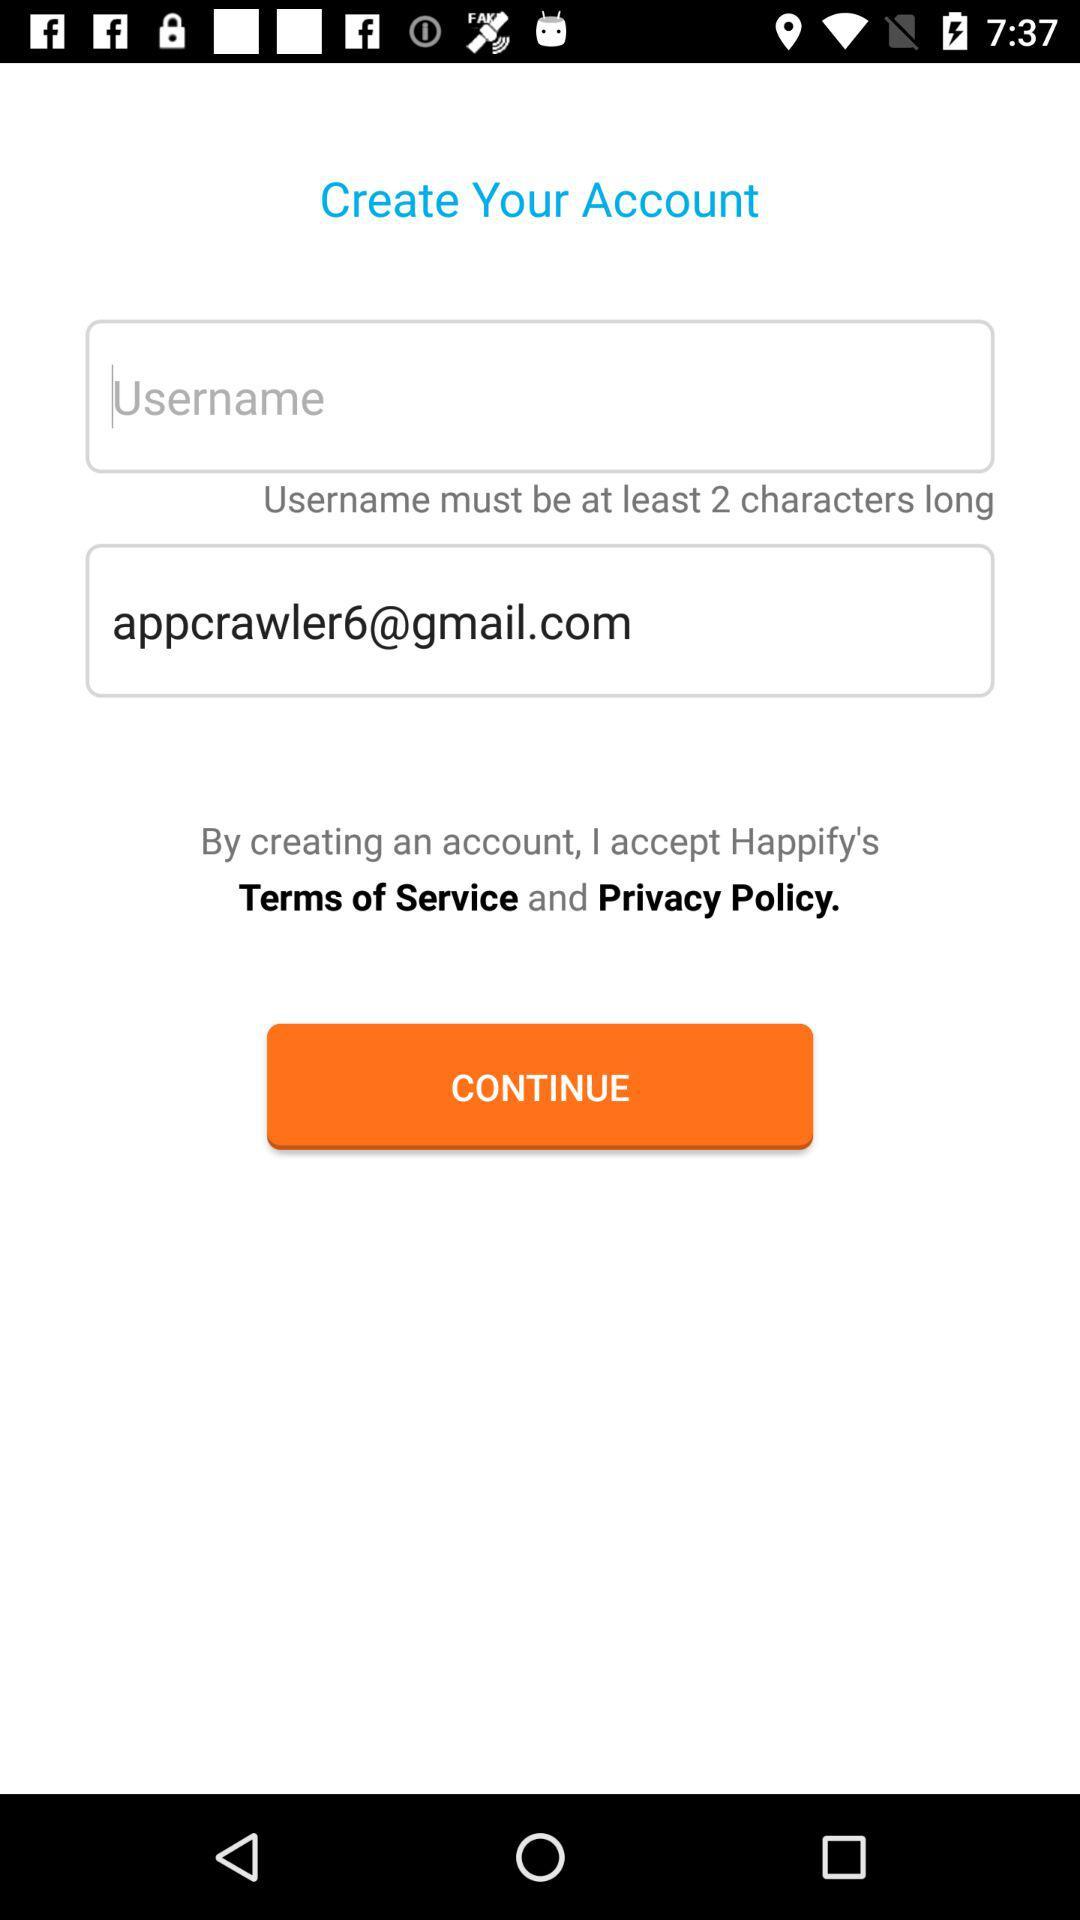  Describe the element at coordinates (540, 396) in the screenshot. I see `item below create your account icon` at that location.